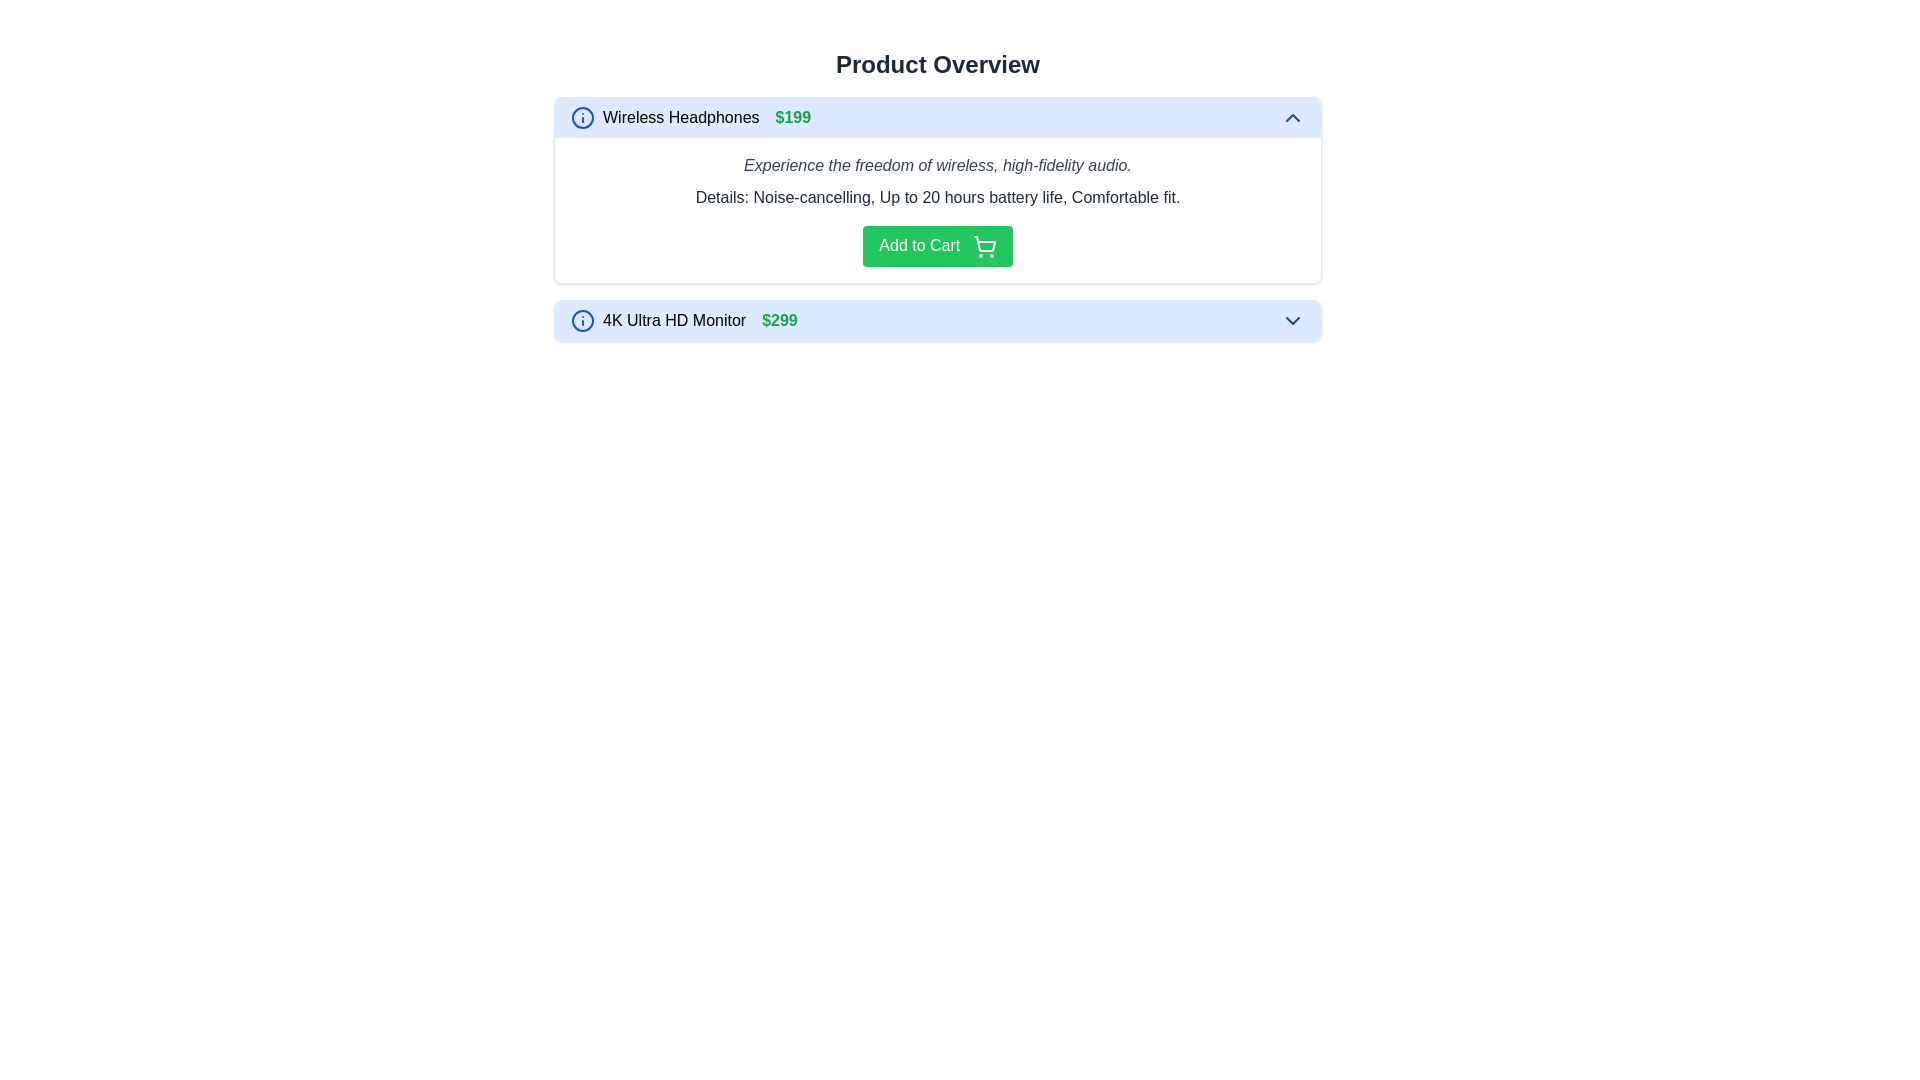 This screenshot has width=1920, height=1080. What do you see at coordinates (581, 319) in the screenshot?
I see `the SVG Circle element that serves as a background for the graphical icon on the left side of the 'Wireless Headphones - $199' label` at bounding box center [581, 319].